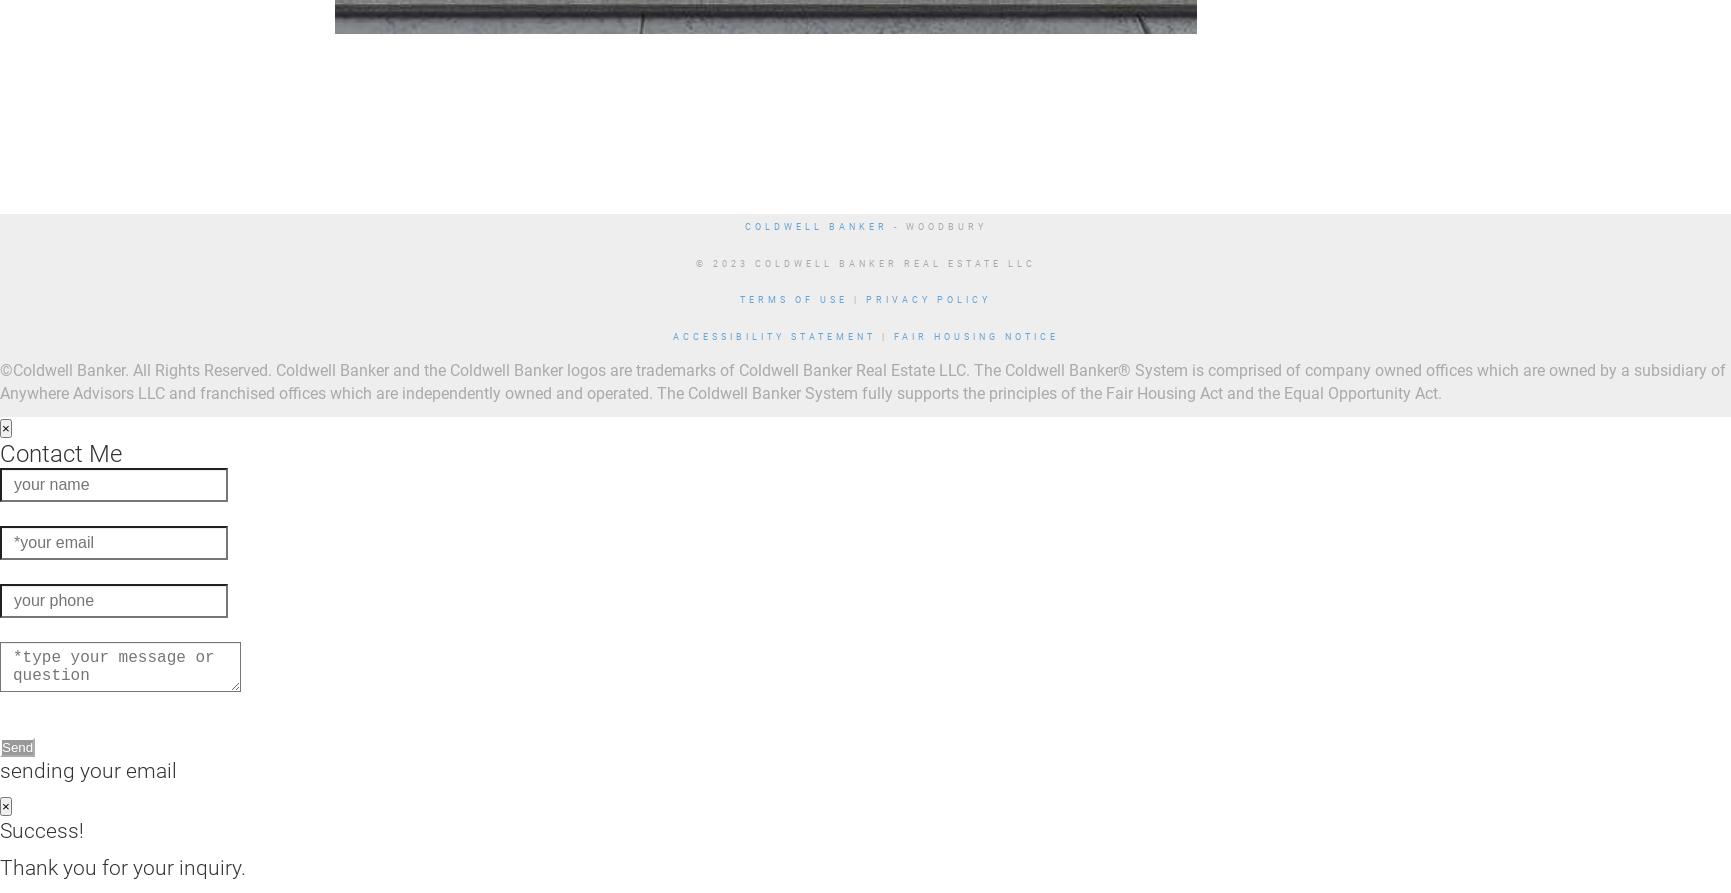 The height and width of the screenshot is (893, 1731). I want to click on '©Coldwell Banker. All Rights Reserved. Coldwell Banker and the Coldwell Banker logos are trademarks of Coldwell Banker Real Estate LLC. The Coldwell Banker® System is comprised of company owned offices which are owned by a subsidiary of Anywhere Advisors LLC and franchised offices which are independently owned and operated. The Coldwell Banker System fully supports the principles of the Fair Housing Act and the Equal Opportunity Act.', so click(0, 381).